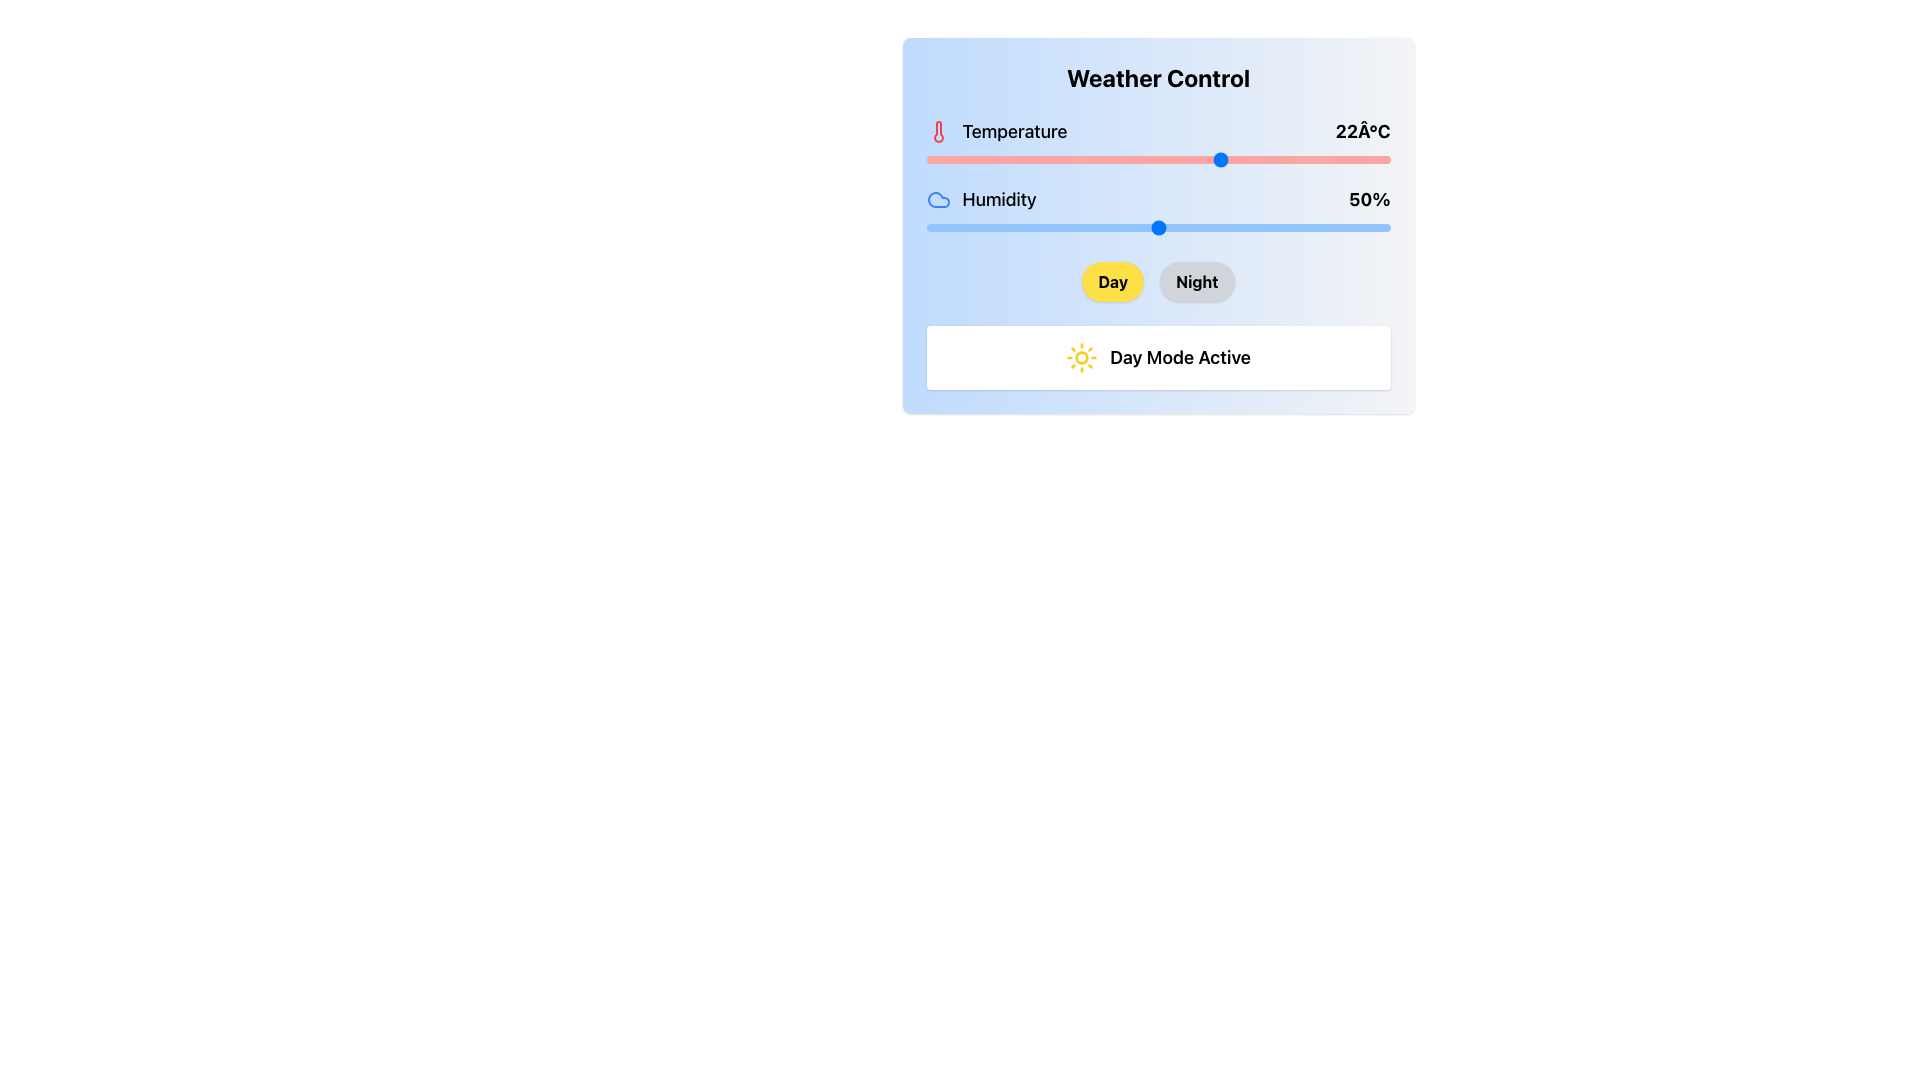 The width and height of the screenshot is (1920, 1080). I want to click on the text label indicating humidity, located in the vertical layout under the 'Temperature' section, to the center-left of the interface, so click(999, 200).